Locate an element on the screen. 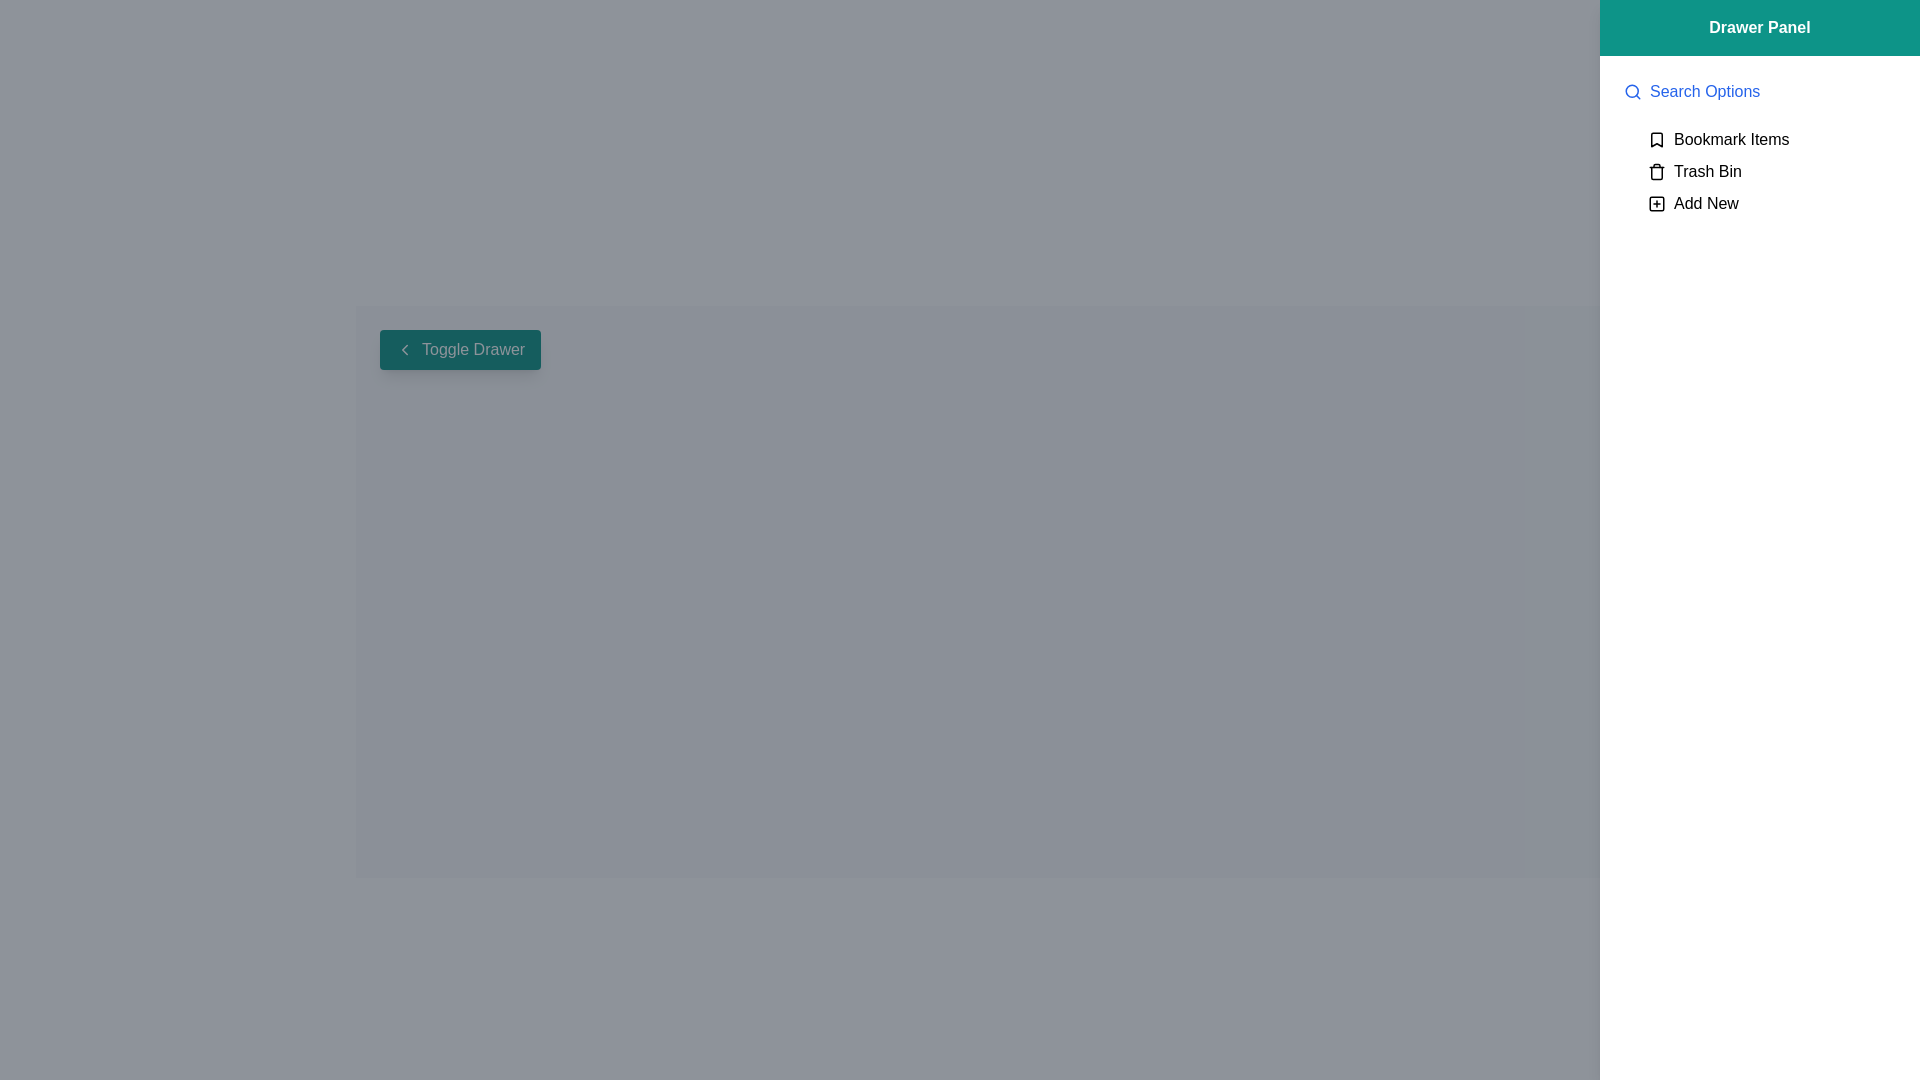  the first entry in the dropdown menu that allows users to access or manage bookmarked items is located at coordinates (1717, 138).